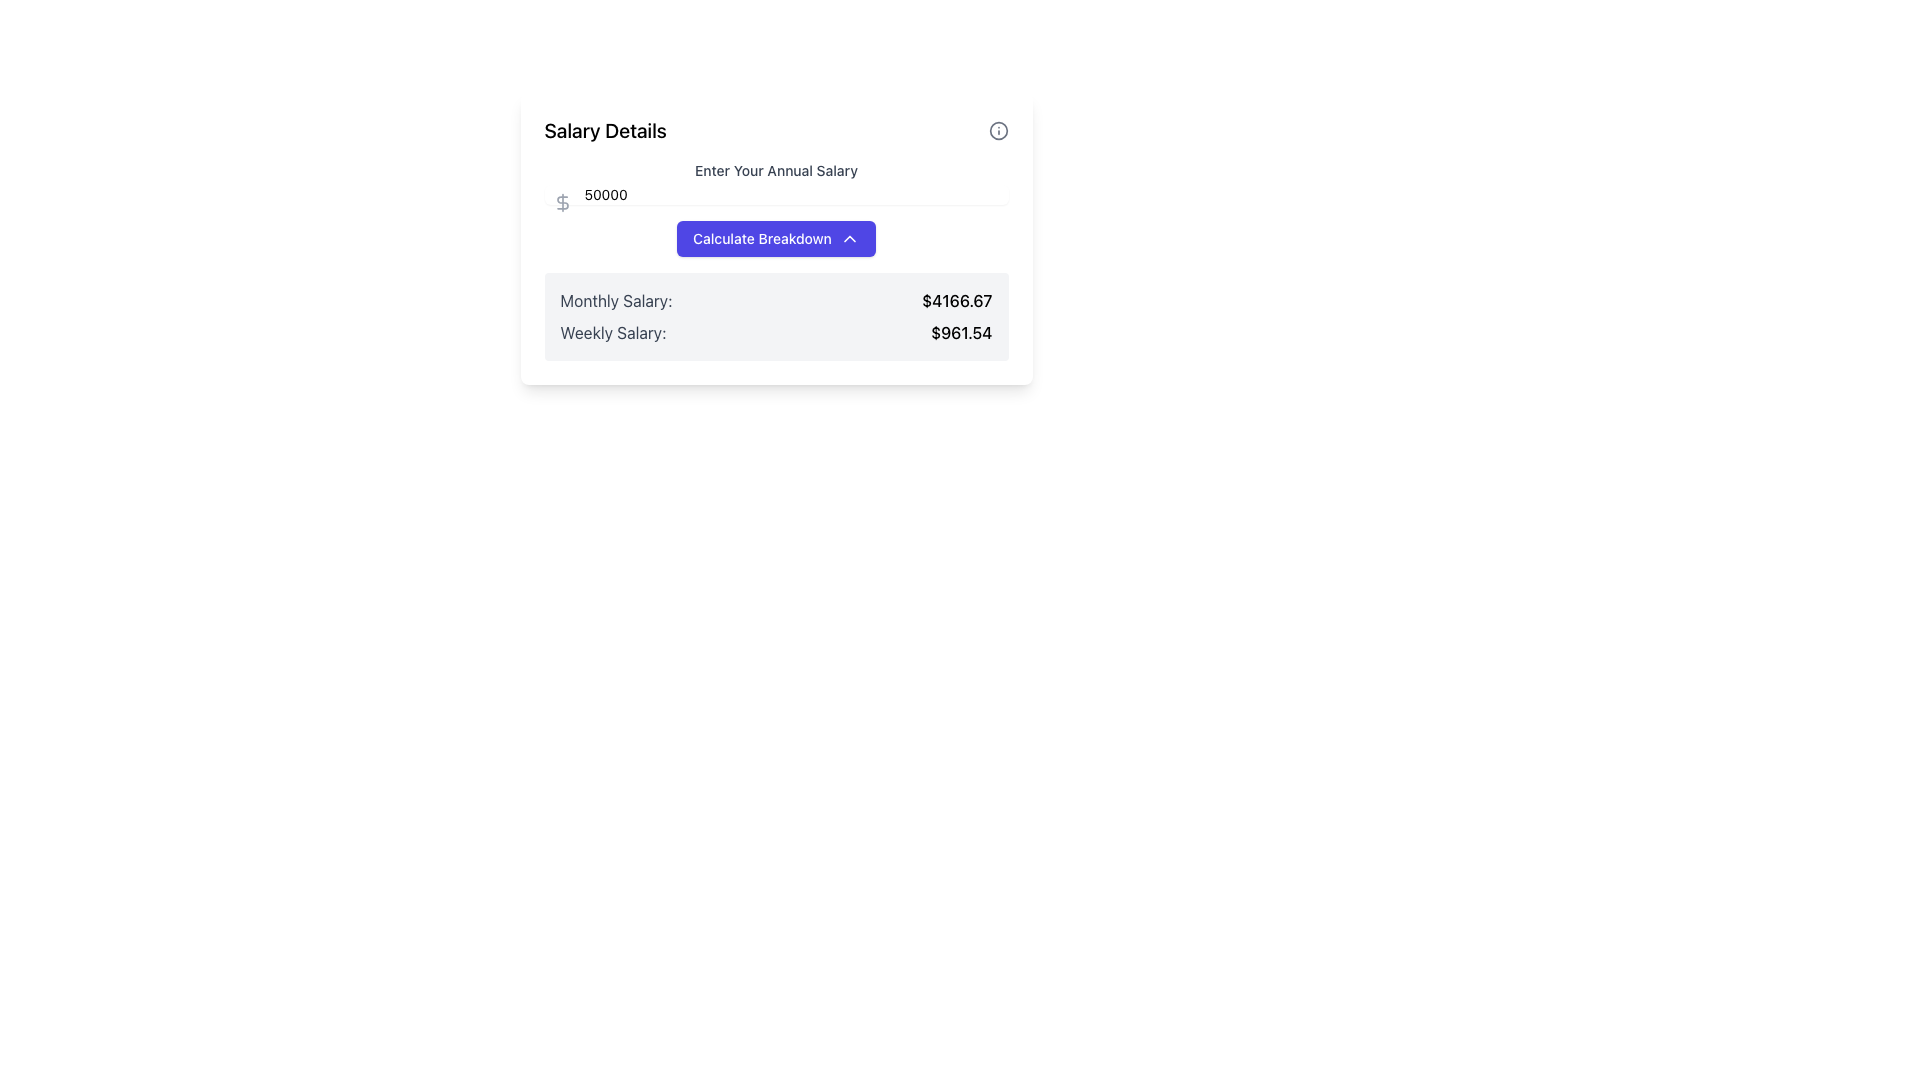 The width and height of the screenshot is (1920, 1080). What do you see at coordinates (561, 203) in the screenshot?
I see `the dollar sign icon indicating the unit for the annual salary input field, which is positioned at the top-left corner of the input field` at bounding box center [561, 203].